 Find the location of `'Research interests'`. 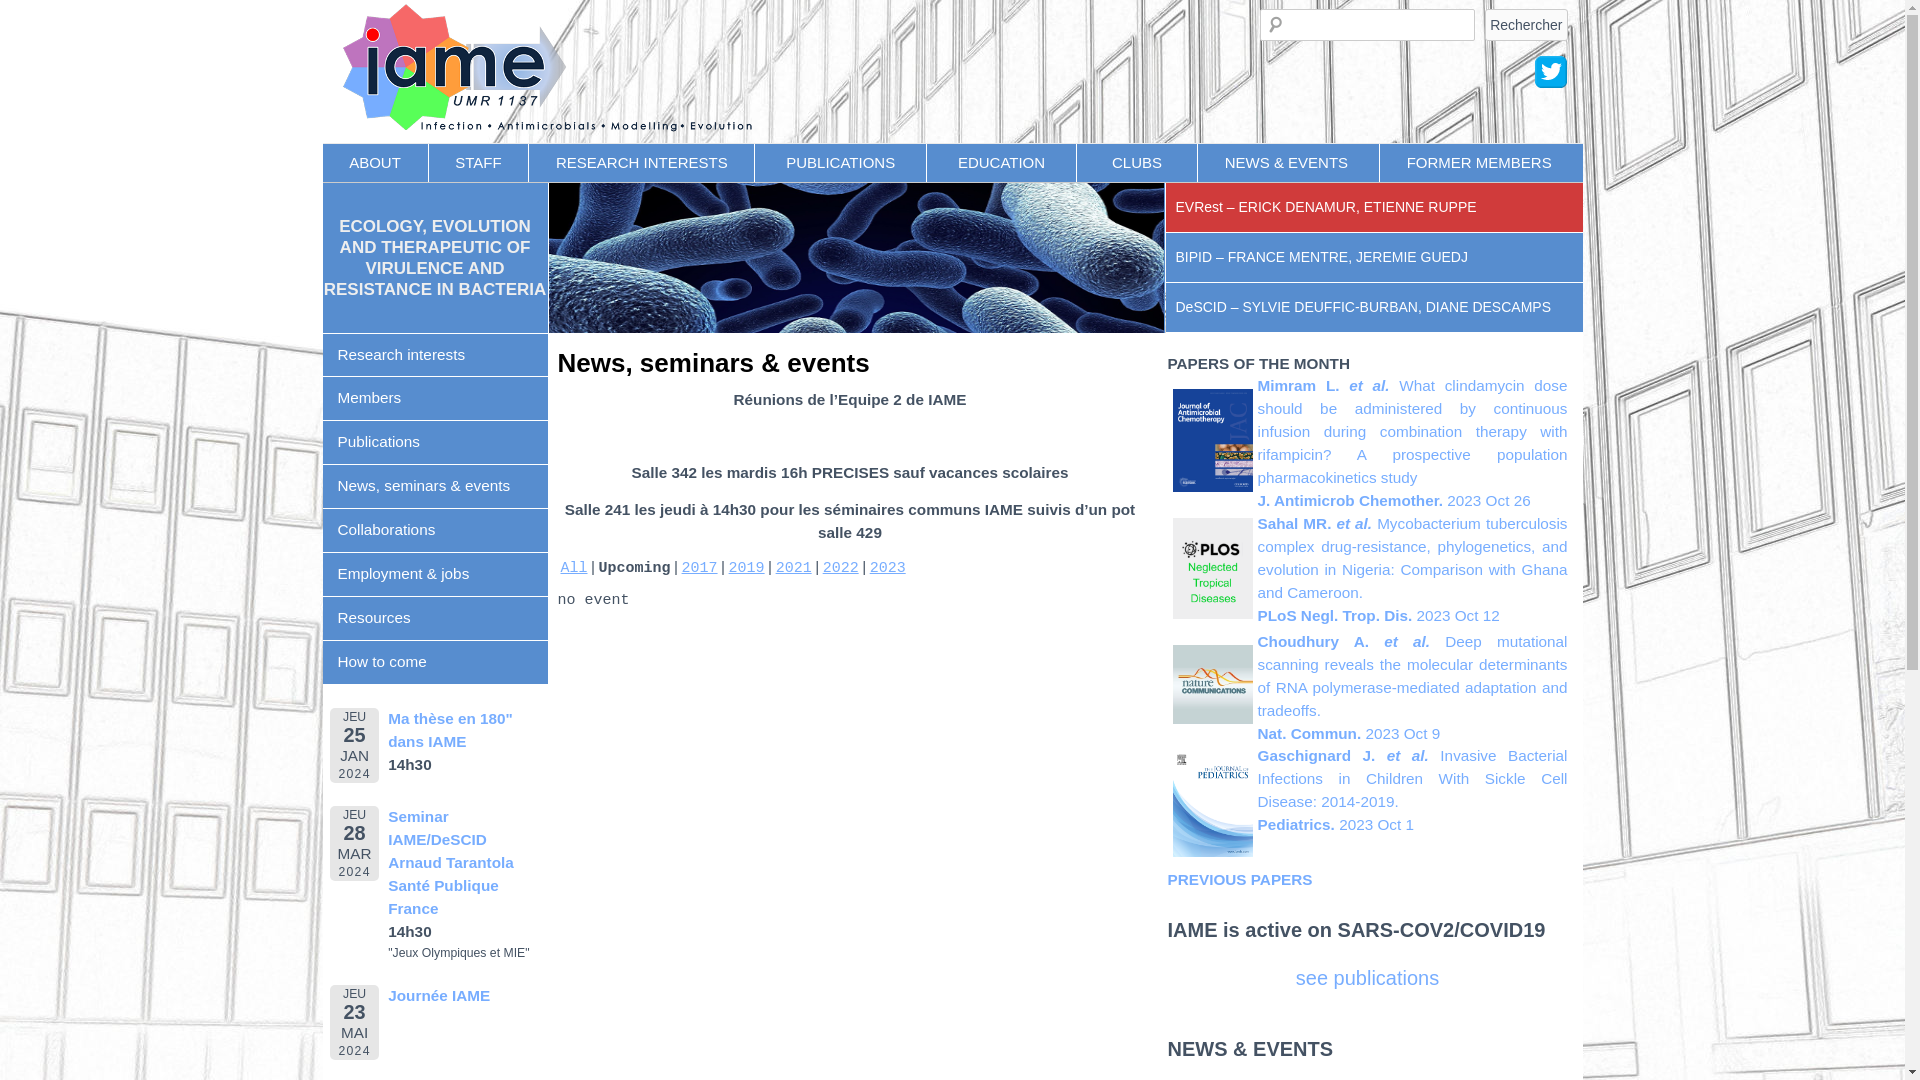

'Research interests' is located at coordinates (433, 354).